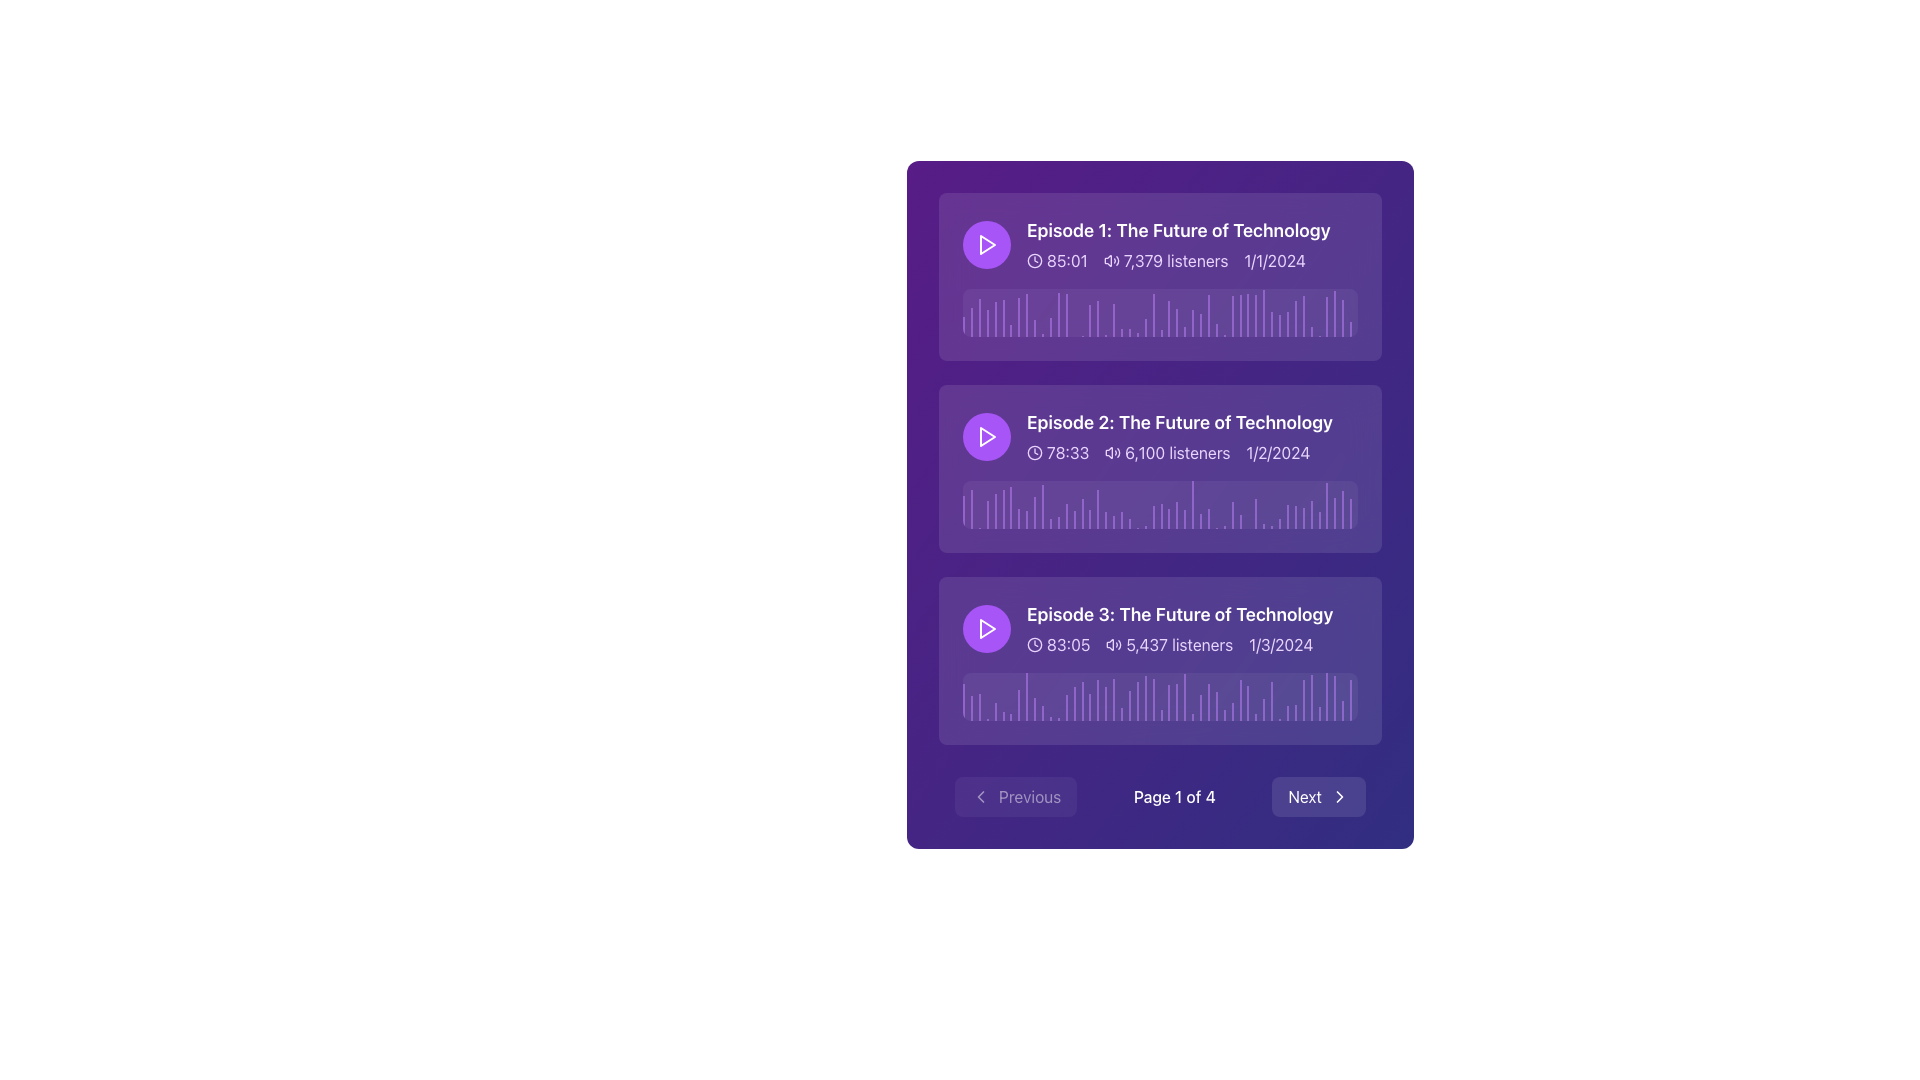  What do you see at coordinates (987, 244) in the screenshot?
I see `the Play button located at the top-left corner of the first episode entry, next to 'Episode 1: The Future of Technology'` at bounding box center [987, 244].